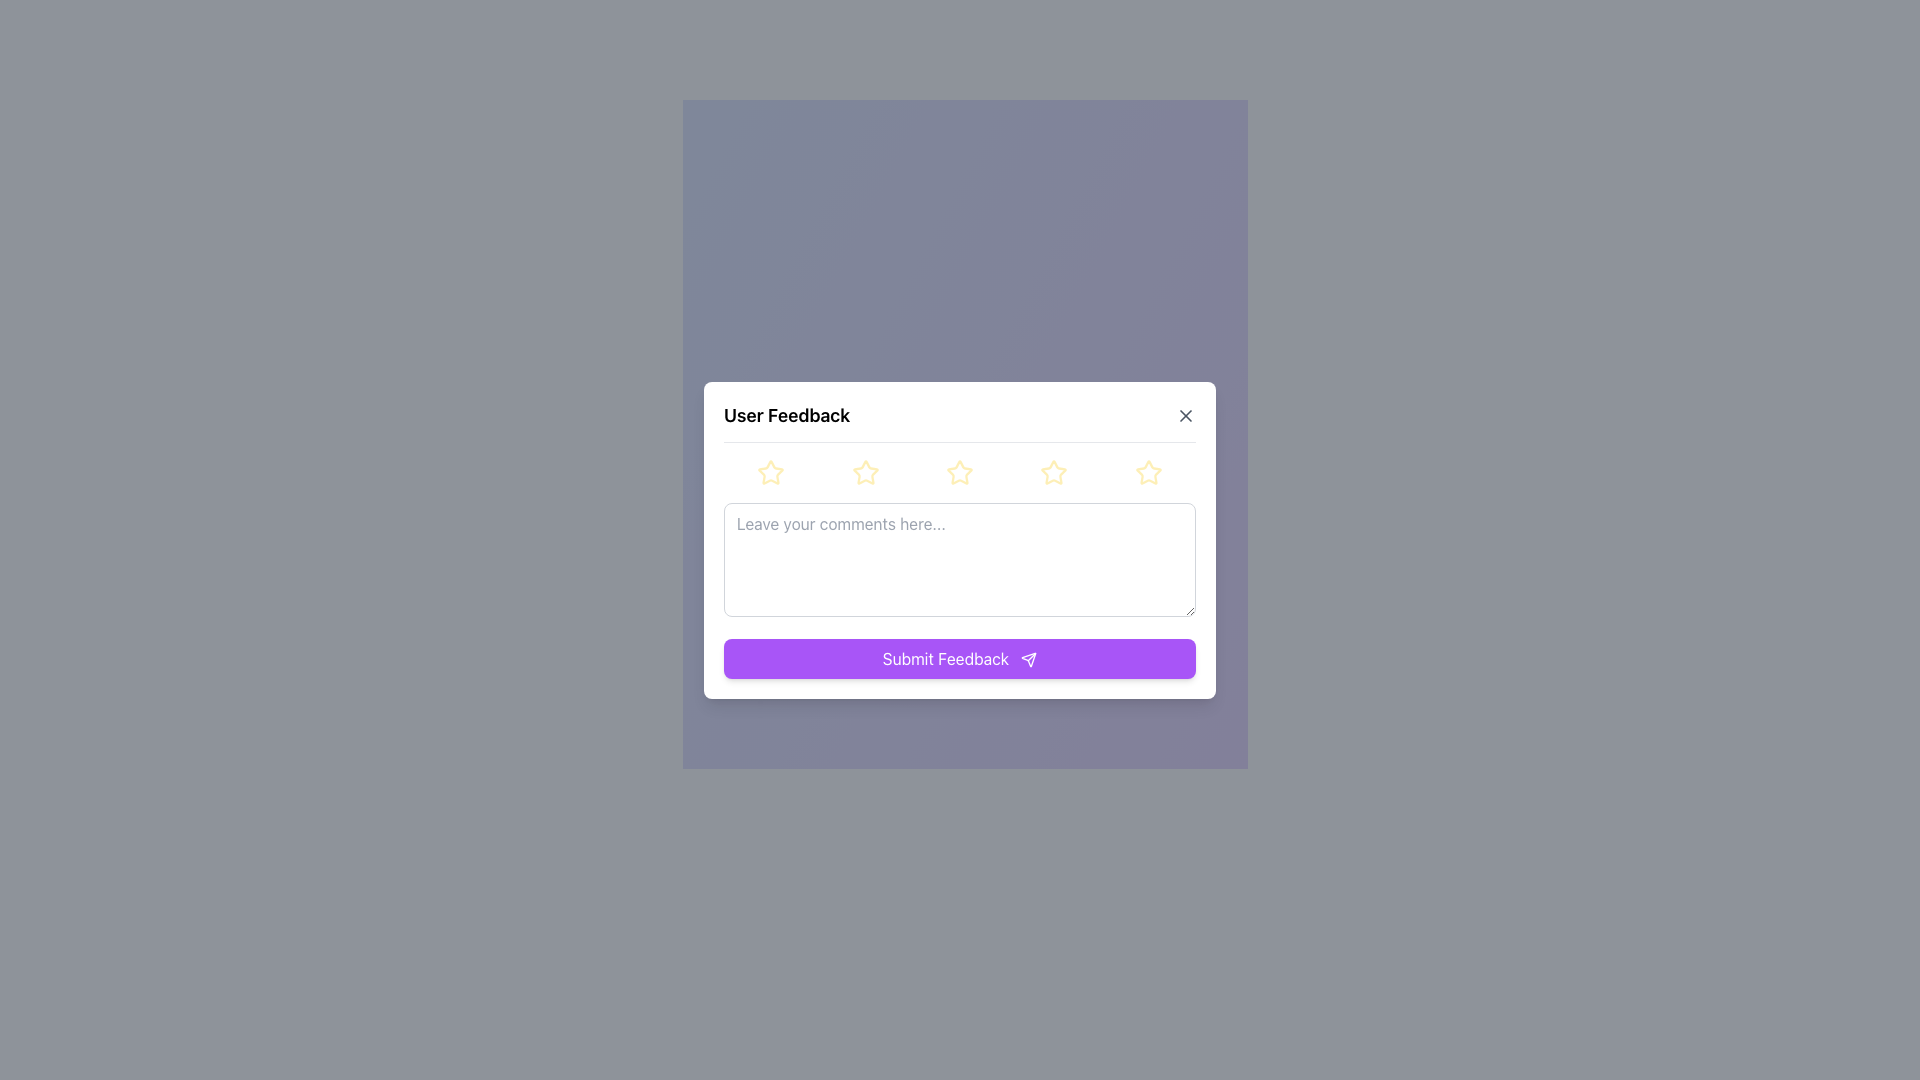 The image size is (1920, 1080). What do you see at coordinates (1029, 660) in the screenshot?
I see `the upward-right arrow icon associated with the 'Submit Feedback' button, which has a white outline and a purple background, located at the right side of the button's text` at bounding box center [1029, 660].